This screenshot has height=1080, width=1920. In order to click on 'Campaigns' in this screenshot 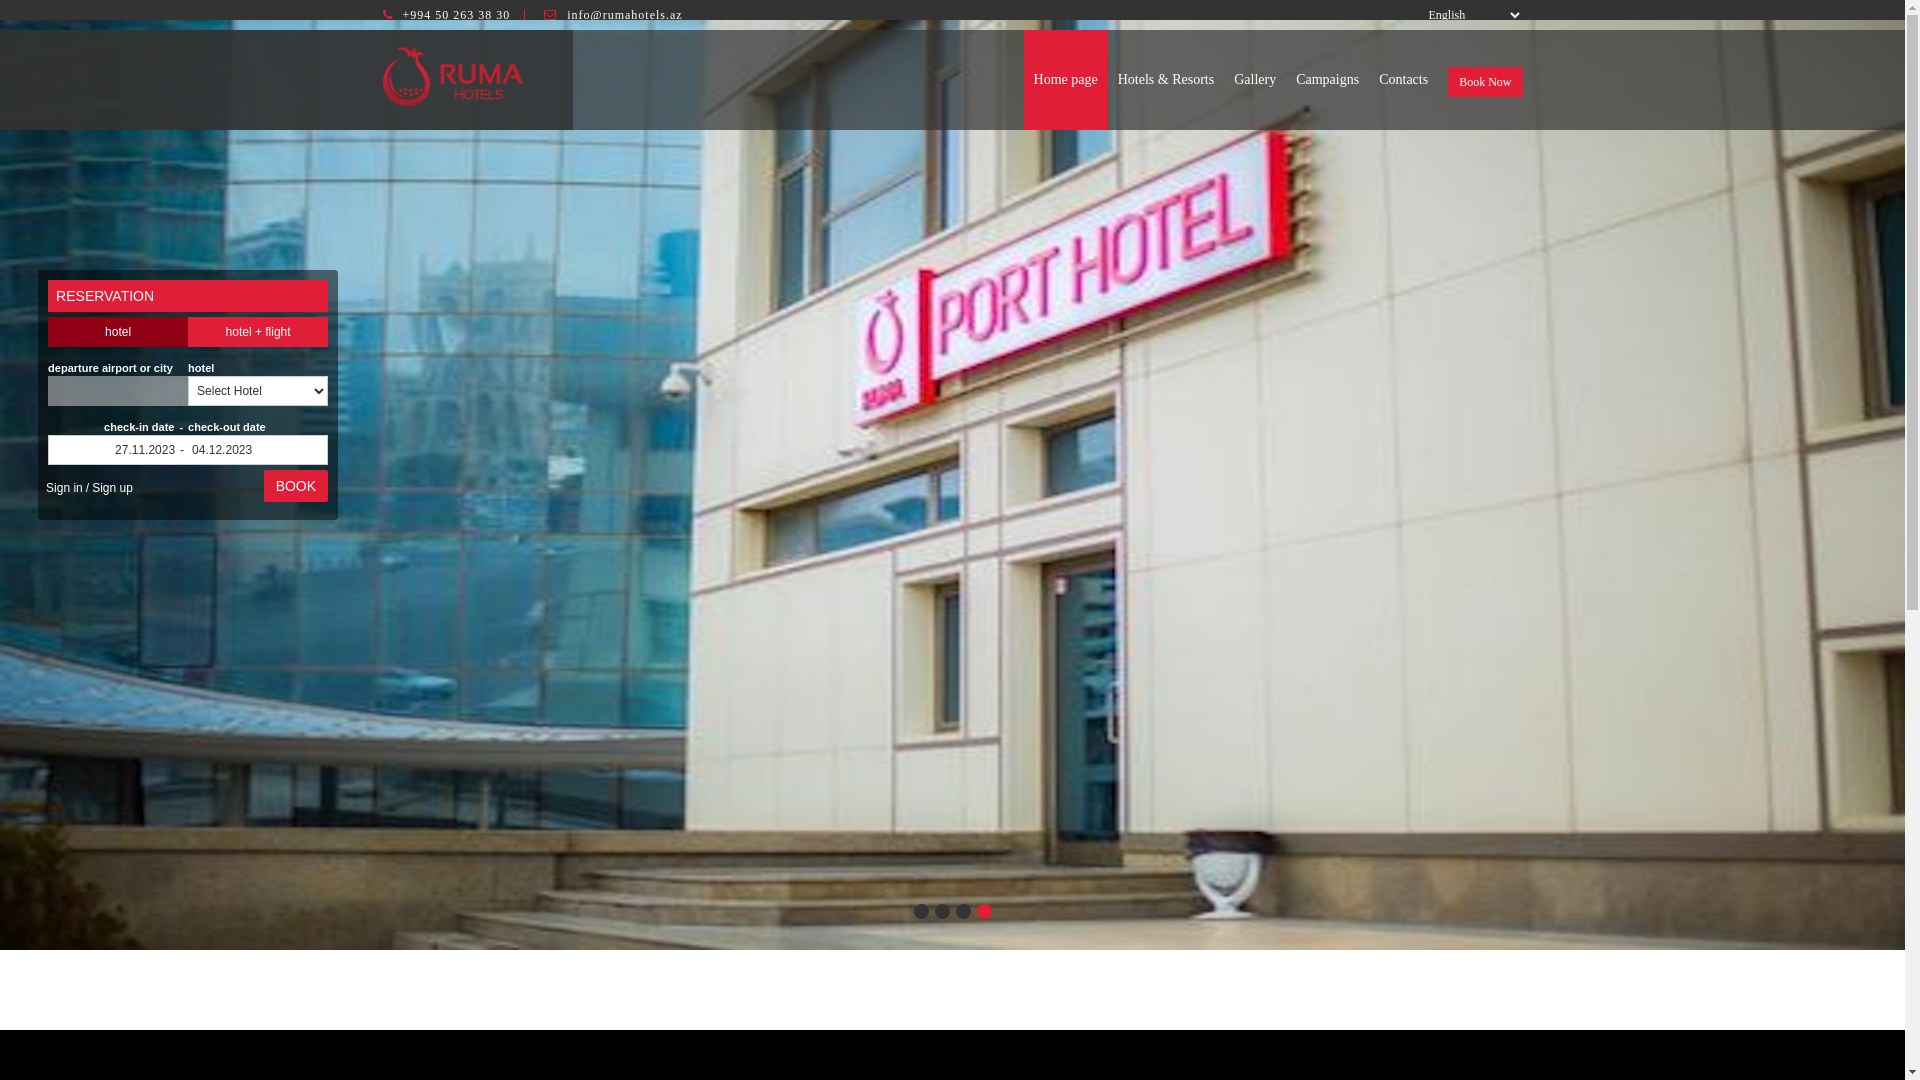, I will do `click(1286, 79)`.